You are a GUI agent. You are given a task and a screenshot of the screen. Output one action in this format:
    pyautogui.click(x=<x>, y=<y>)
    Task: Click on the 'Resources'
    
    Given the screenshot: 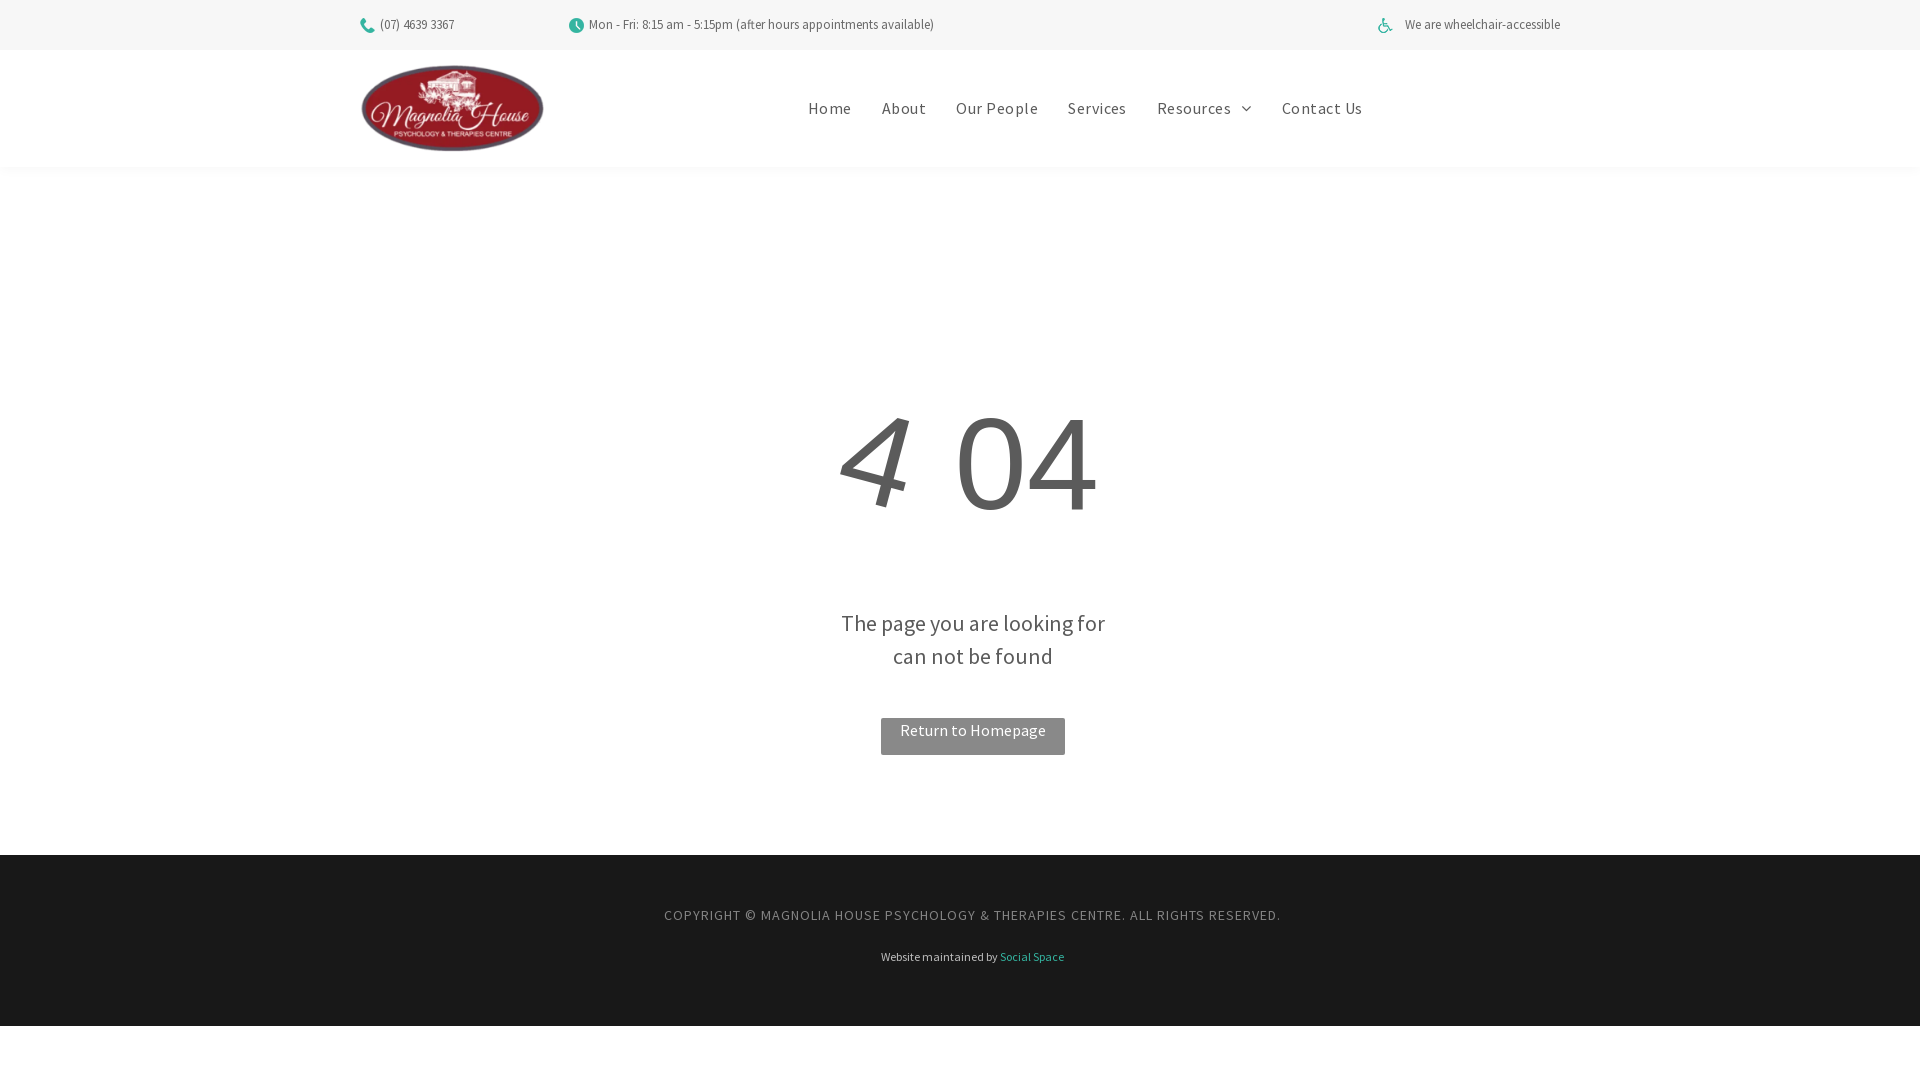 What is the action you would take?
    pyautogui.click(x=1142, y=108)
    